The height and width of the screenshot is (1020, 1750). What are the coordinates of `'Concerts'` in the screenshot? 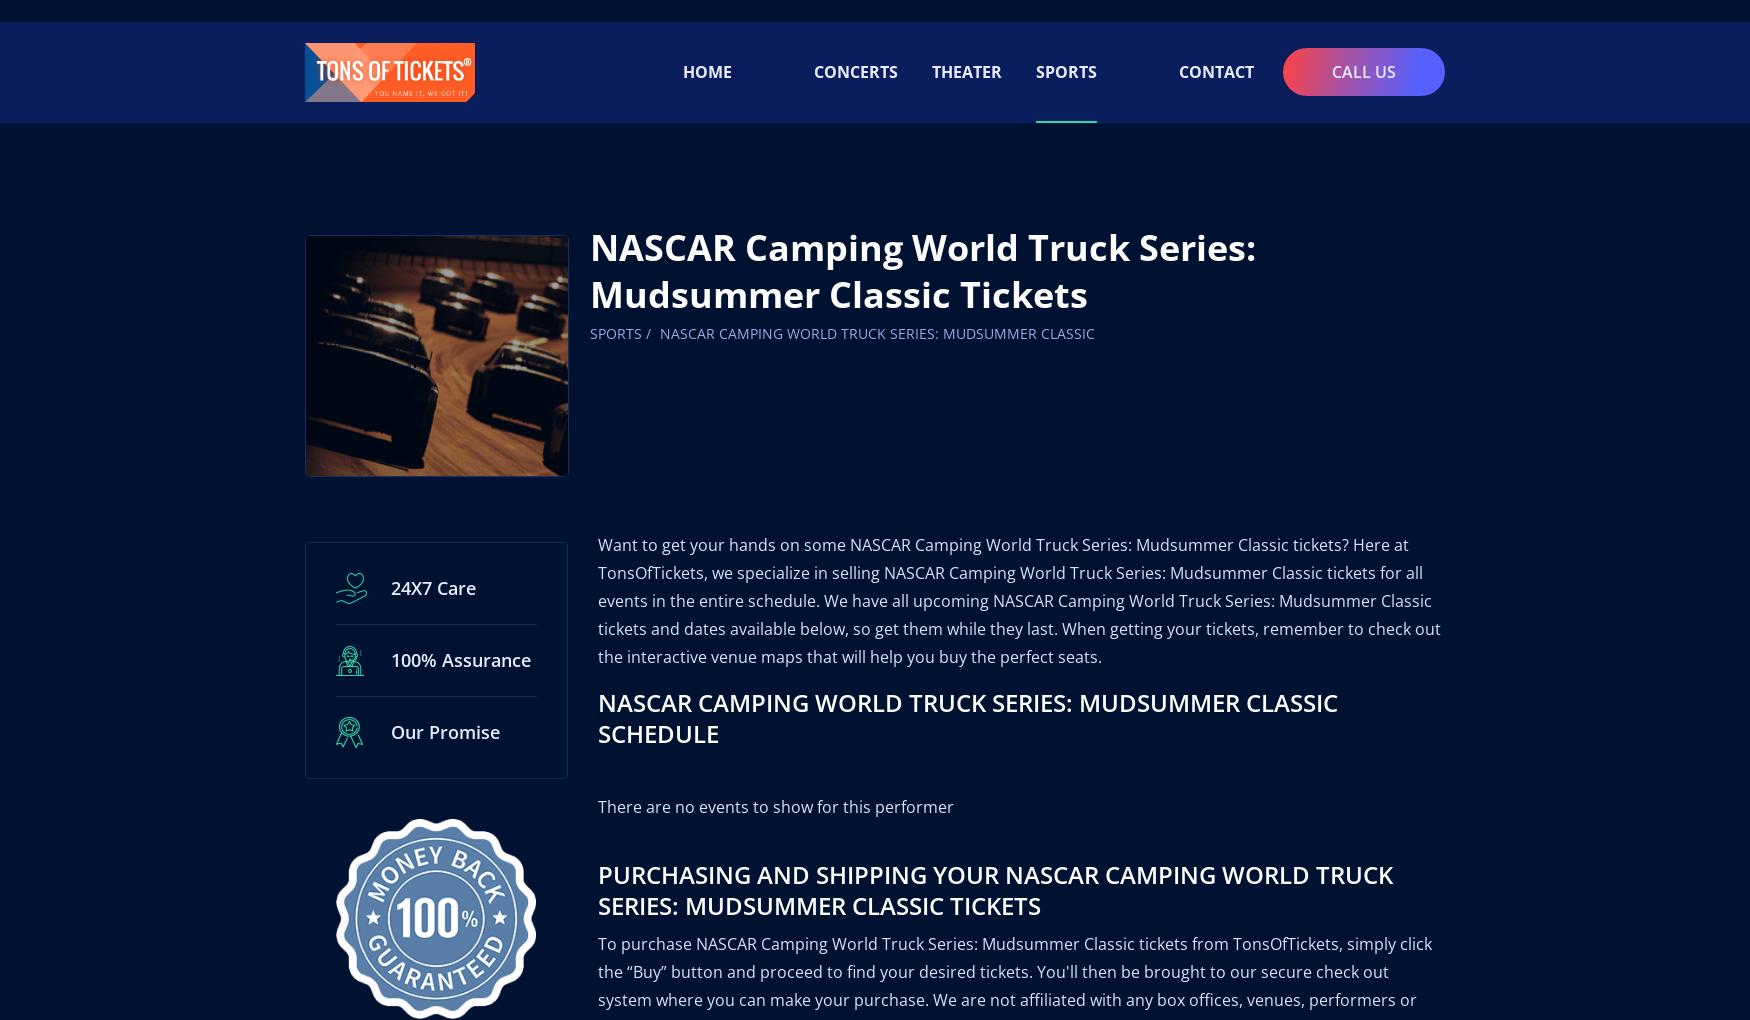 It's located at (855, 49).